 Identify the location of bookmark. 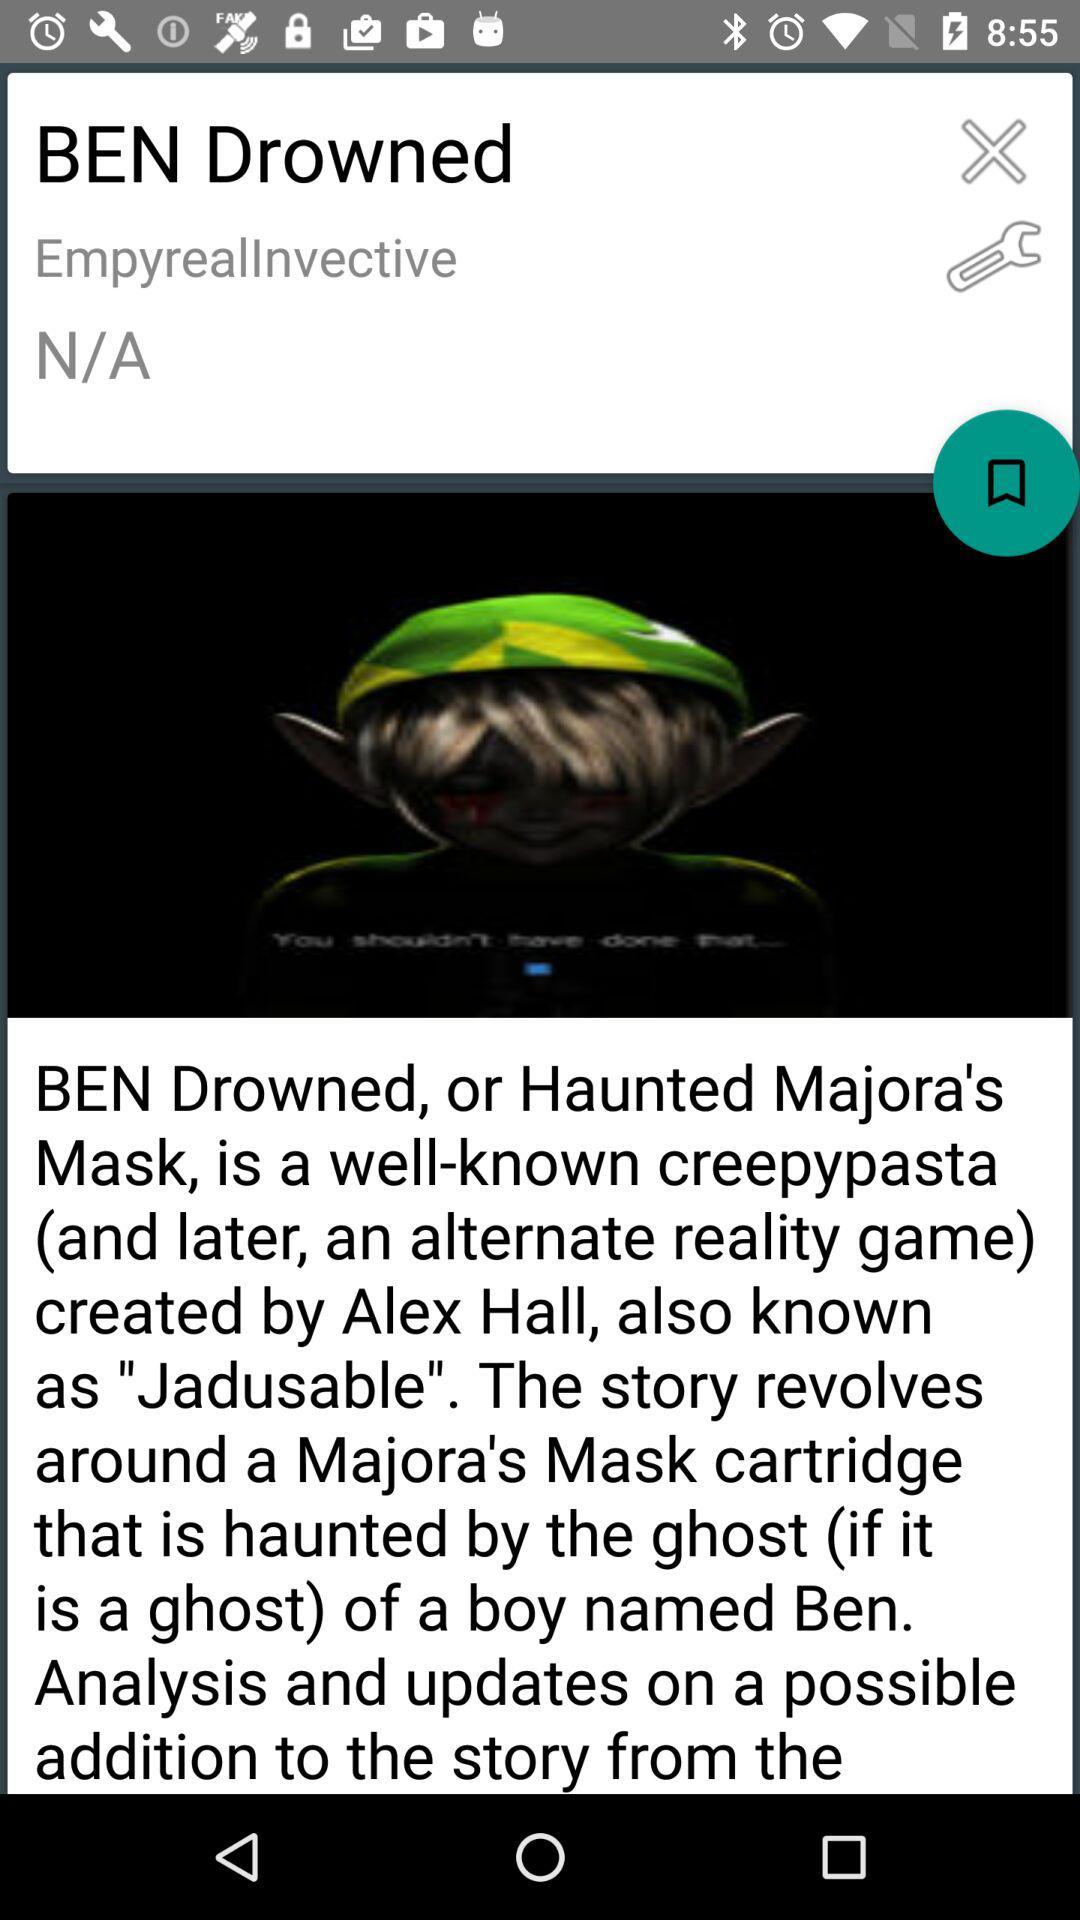
(1006, 483).